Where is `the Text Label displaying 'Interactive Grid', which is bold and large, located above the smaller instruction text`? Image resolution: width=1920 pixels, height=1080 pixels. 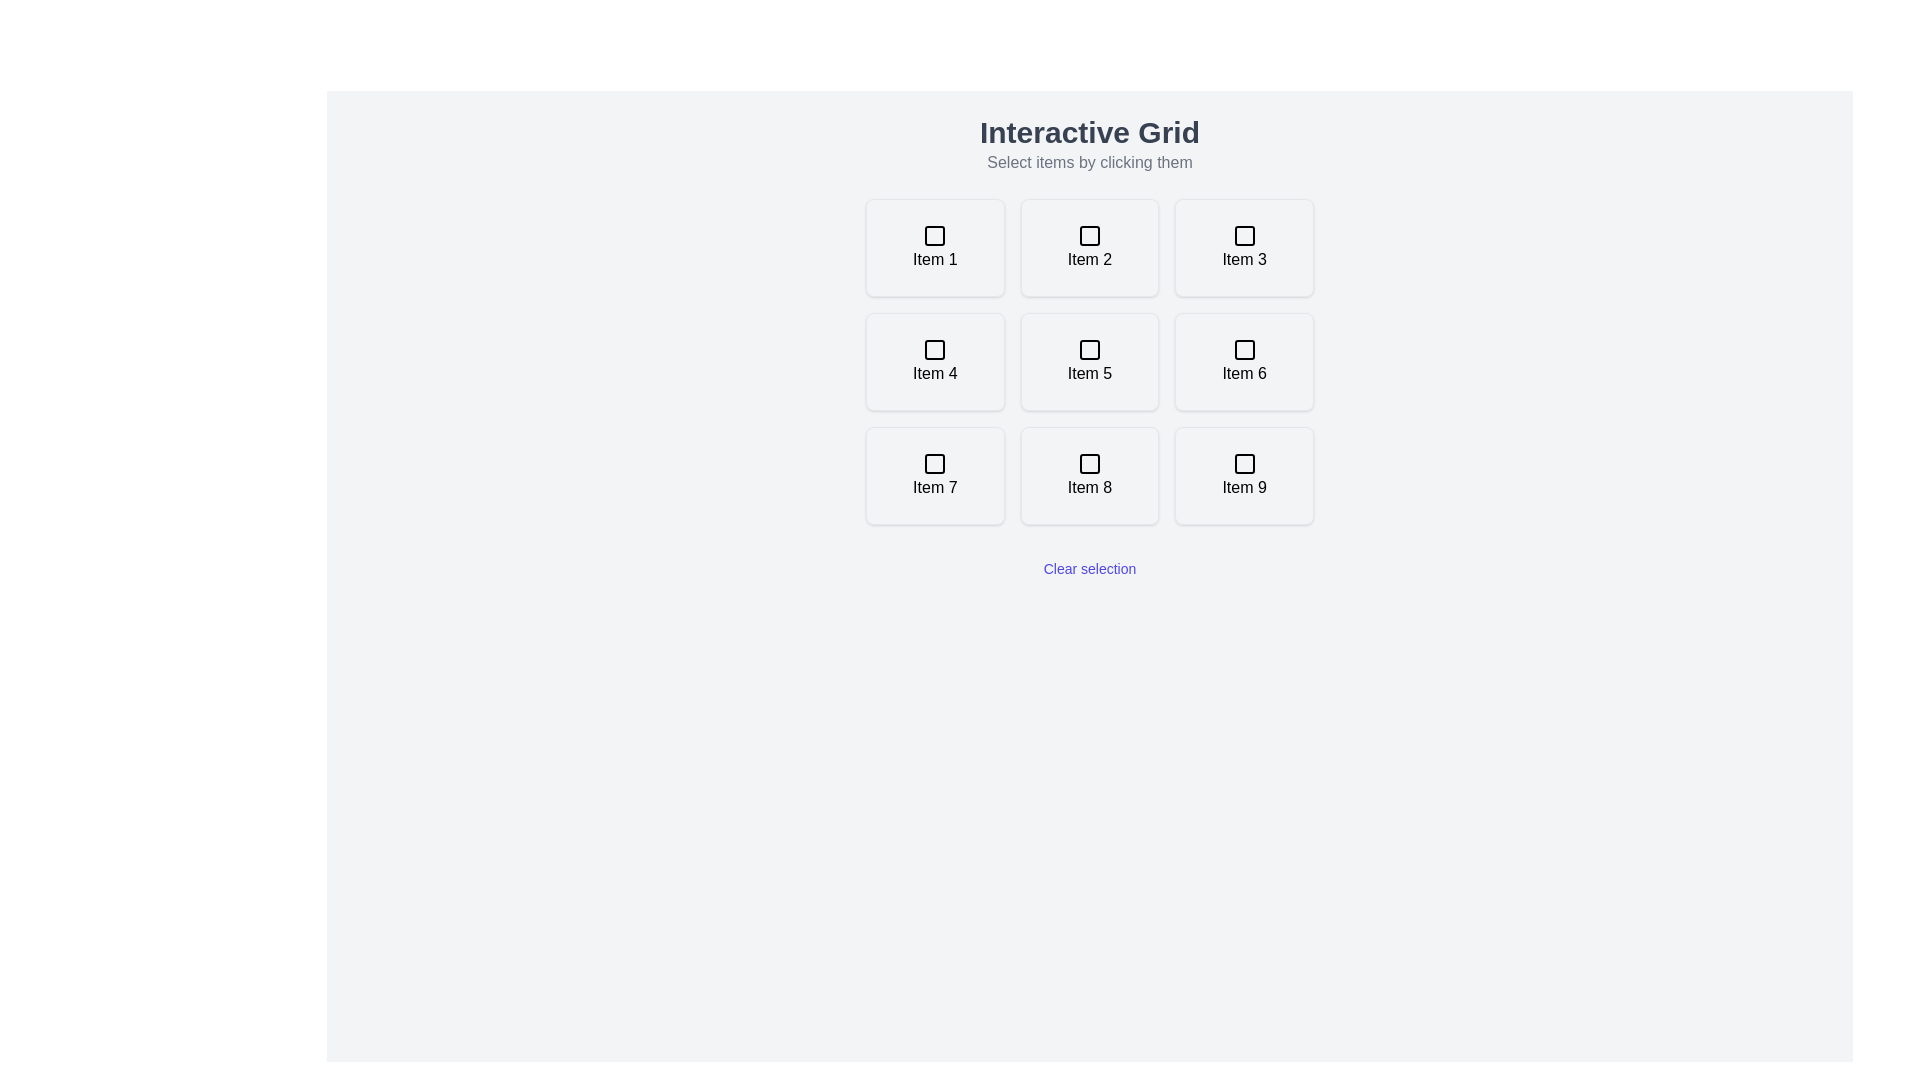
the Text Label displaying 'Interactive Grid', which is bold and large, located above the smaller instruction text is located at coordinates (1088, 132).